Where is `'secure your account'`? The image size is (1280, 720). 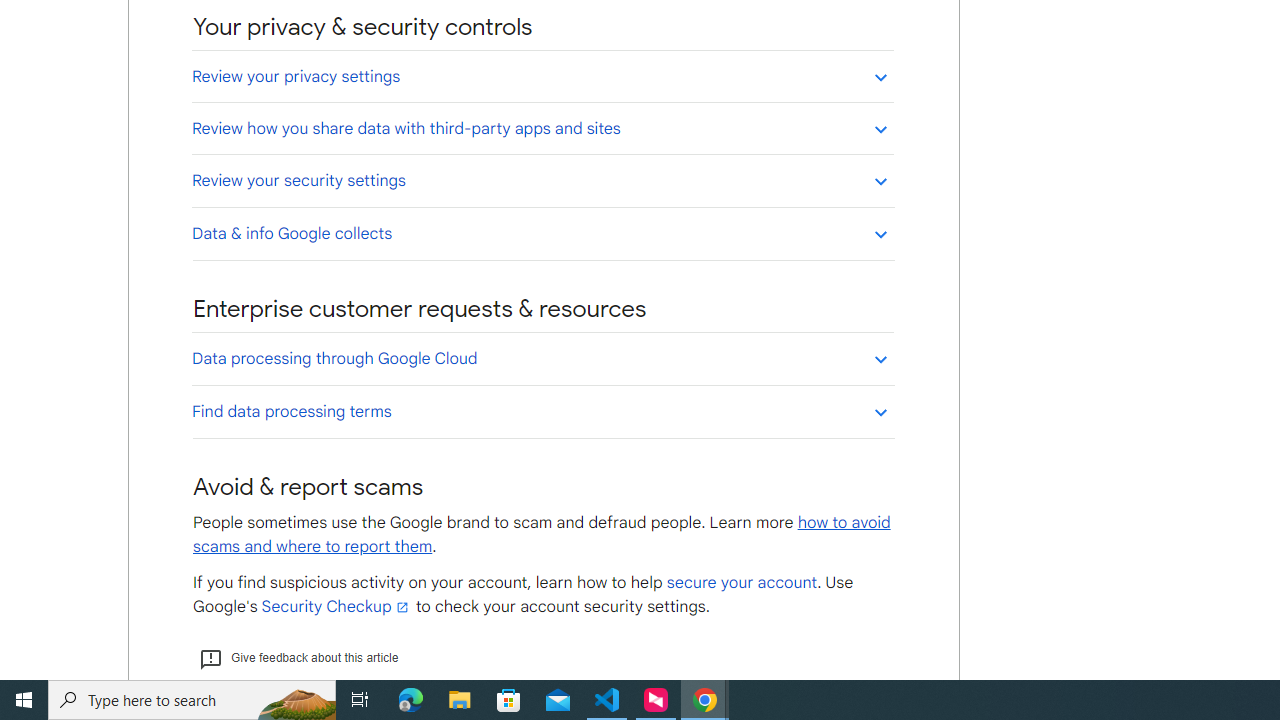 'secure your account' is located at coordinates (740, 583).